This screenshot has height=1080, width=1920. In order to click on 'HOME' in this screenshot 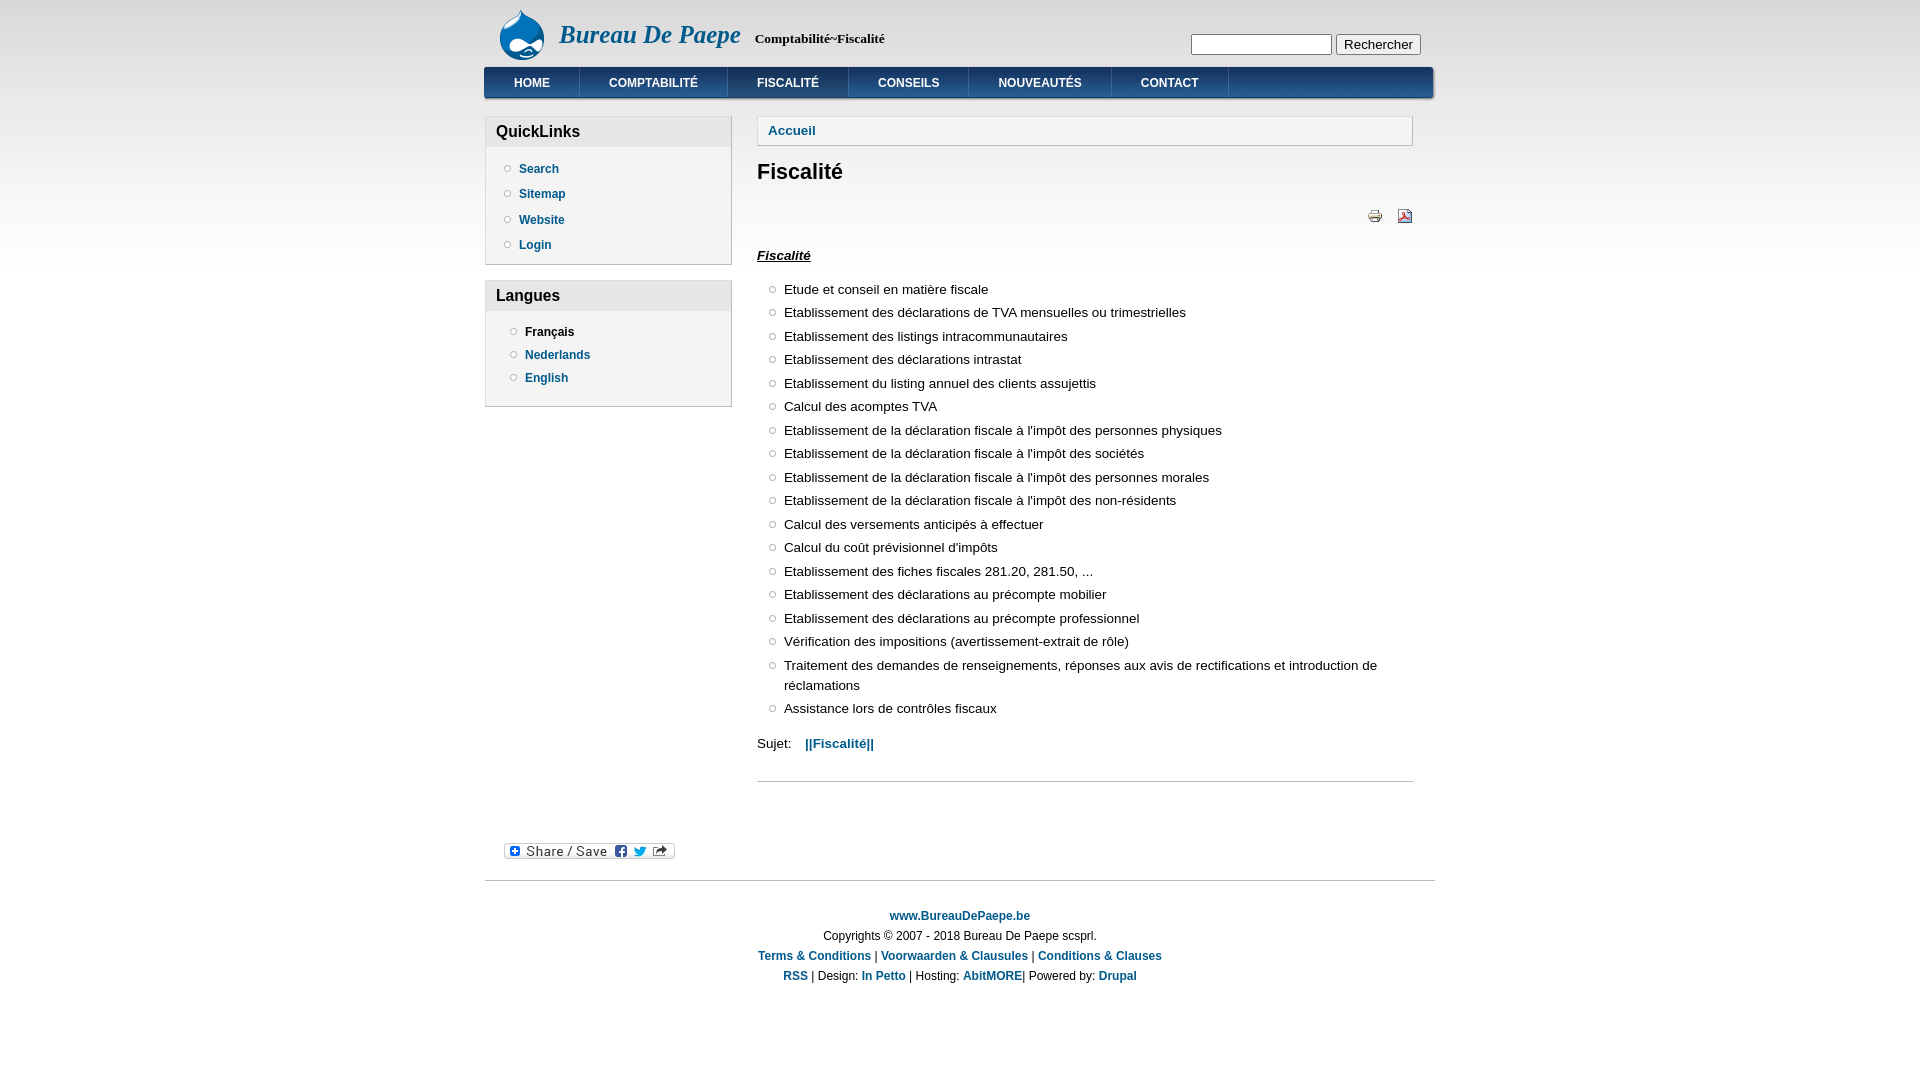, I will do `click(484, 80)`.